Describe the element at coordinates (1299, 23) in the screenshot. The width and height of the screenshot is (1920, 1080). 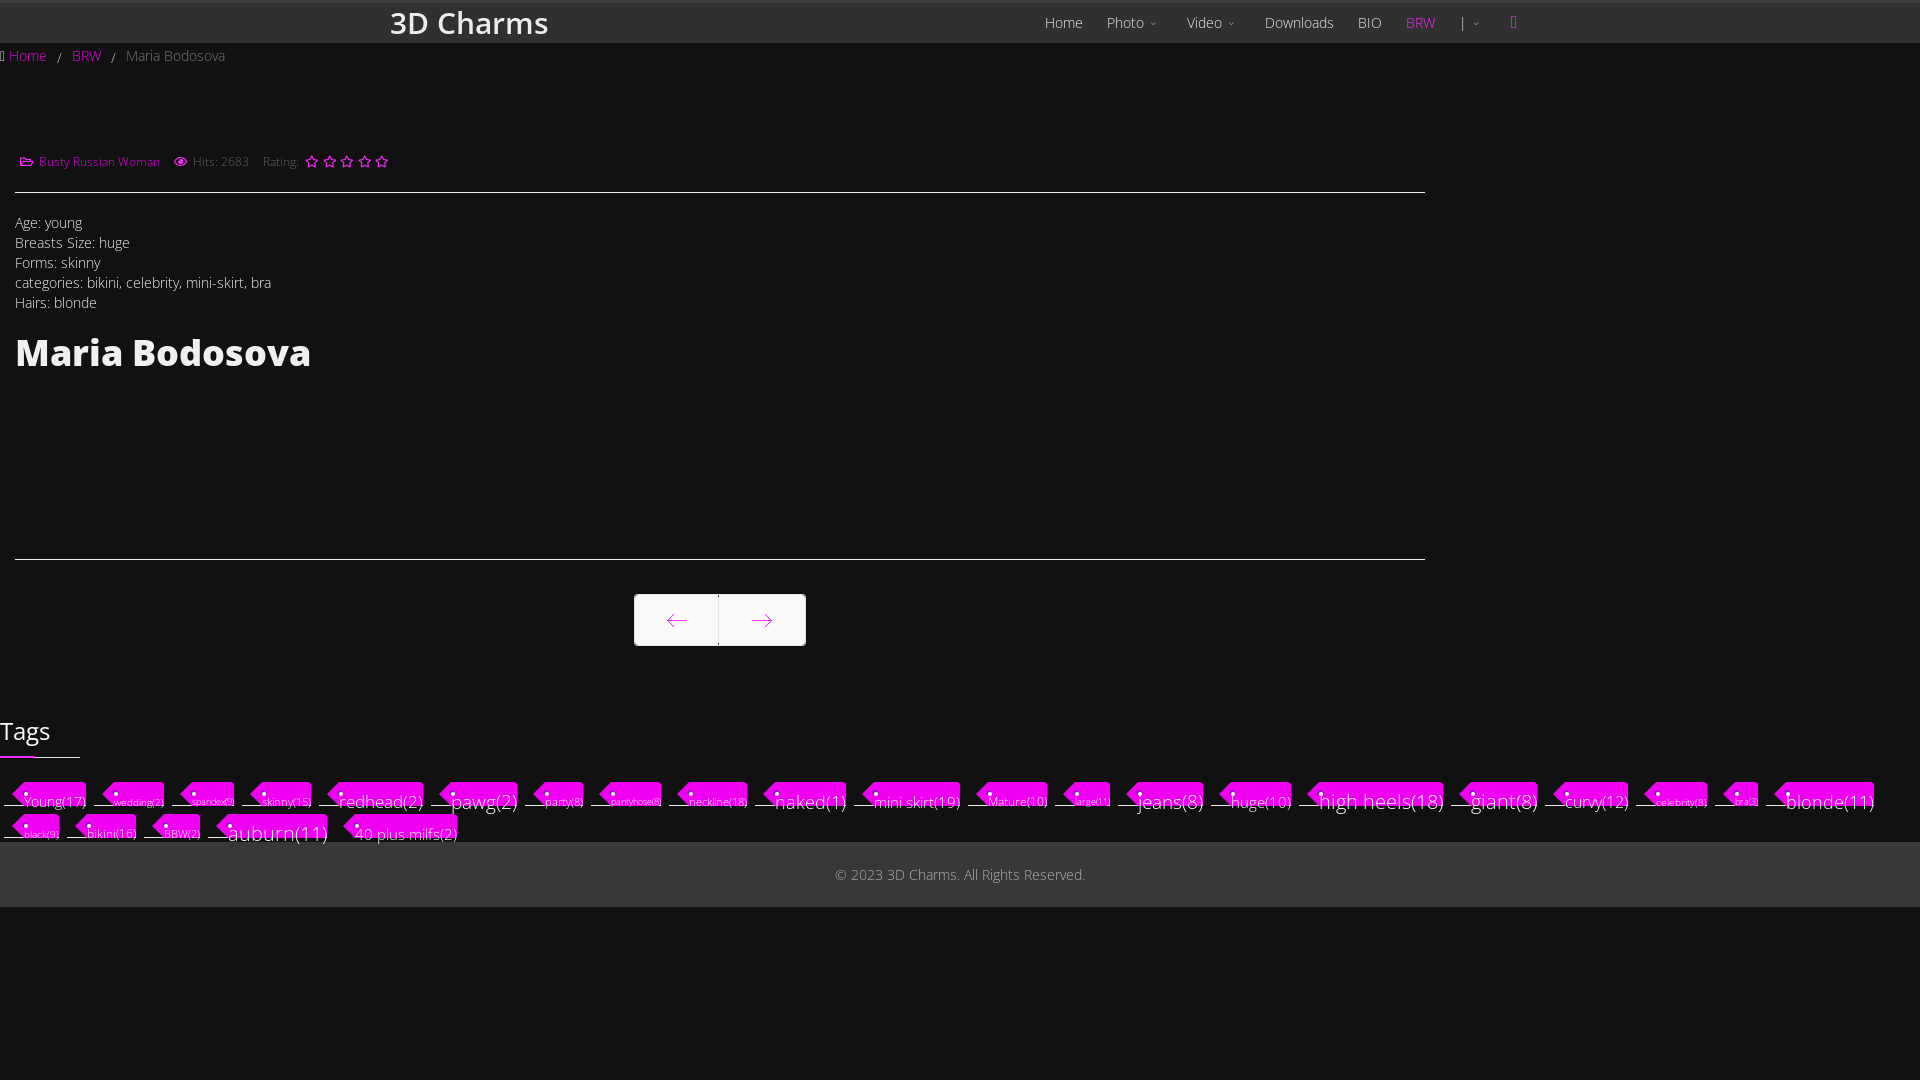
I see `'Downloads'` at that location.